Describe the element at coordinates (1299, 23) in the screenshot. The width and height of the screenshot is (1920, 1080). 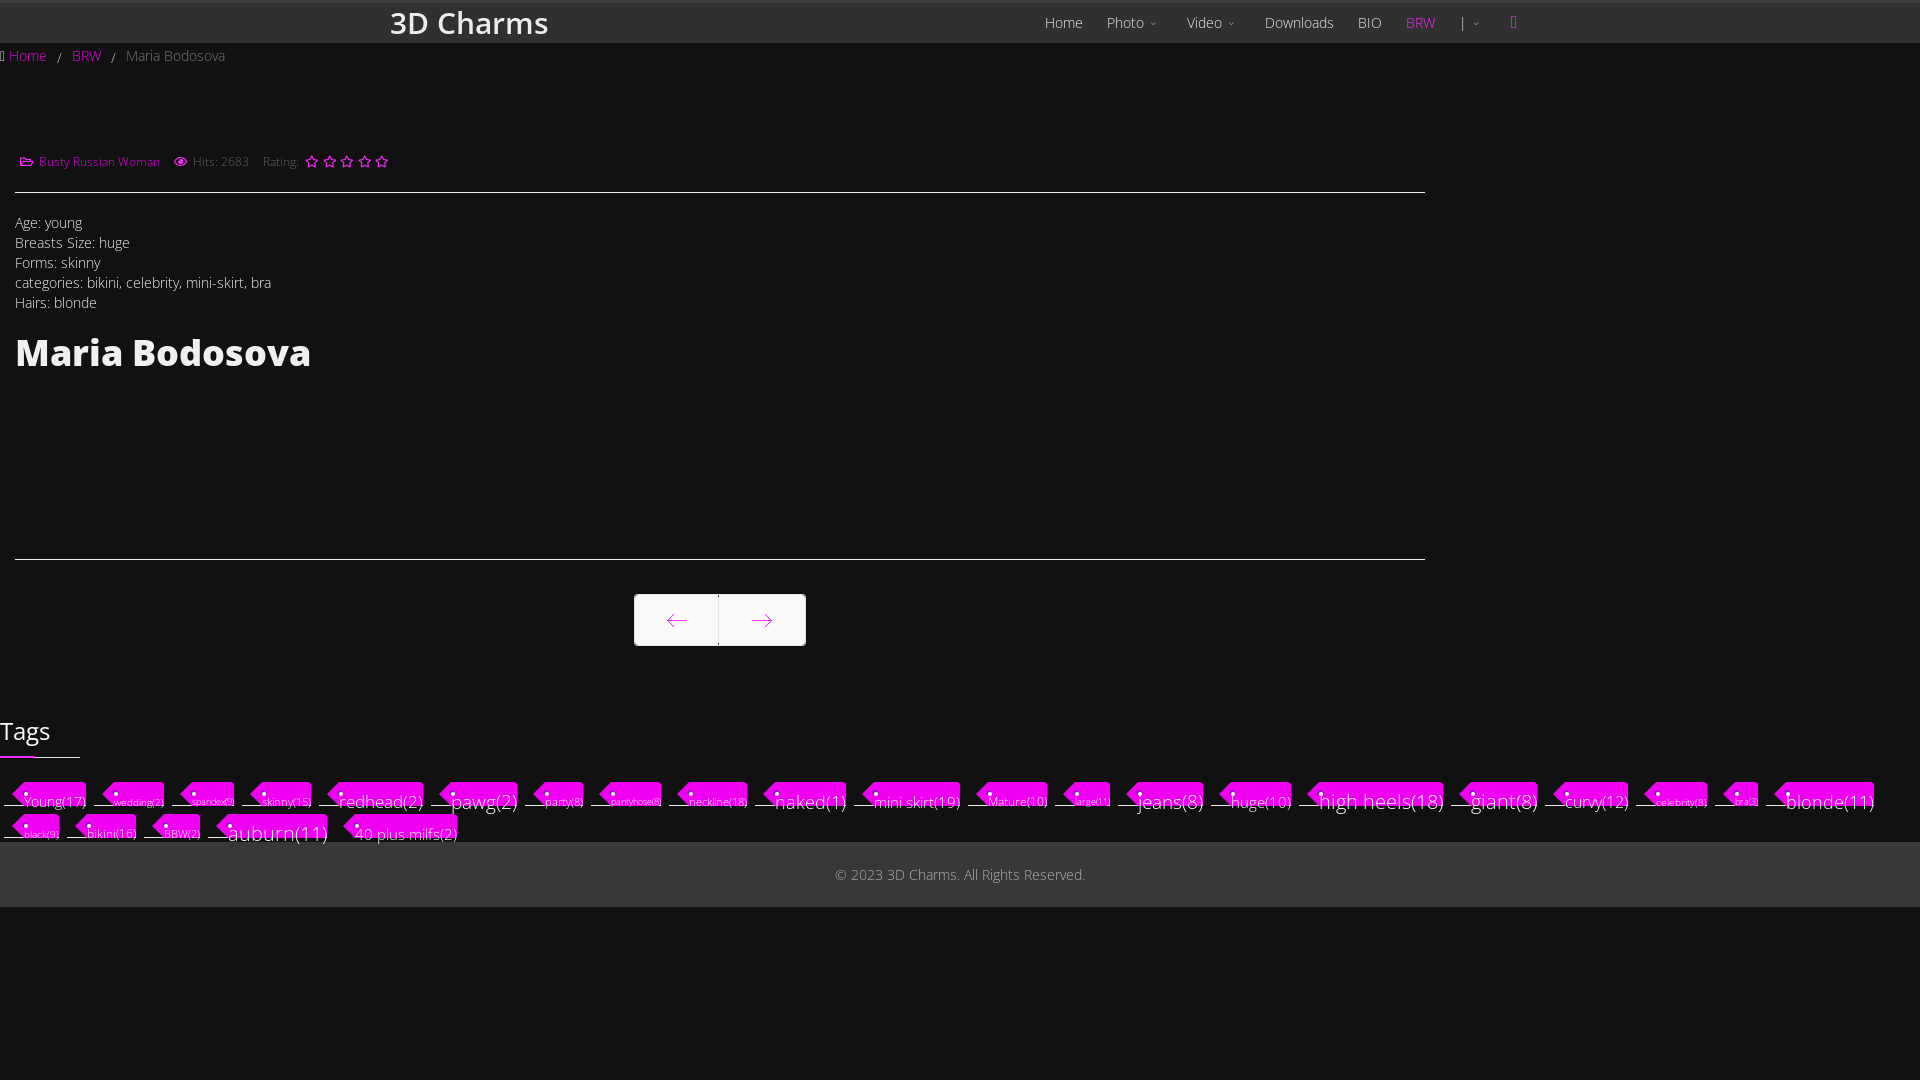
I see `'Downloads'` at that location.